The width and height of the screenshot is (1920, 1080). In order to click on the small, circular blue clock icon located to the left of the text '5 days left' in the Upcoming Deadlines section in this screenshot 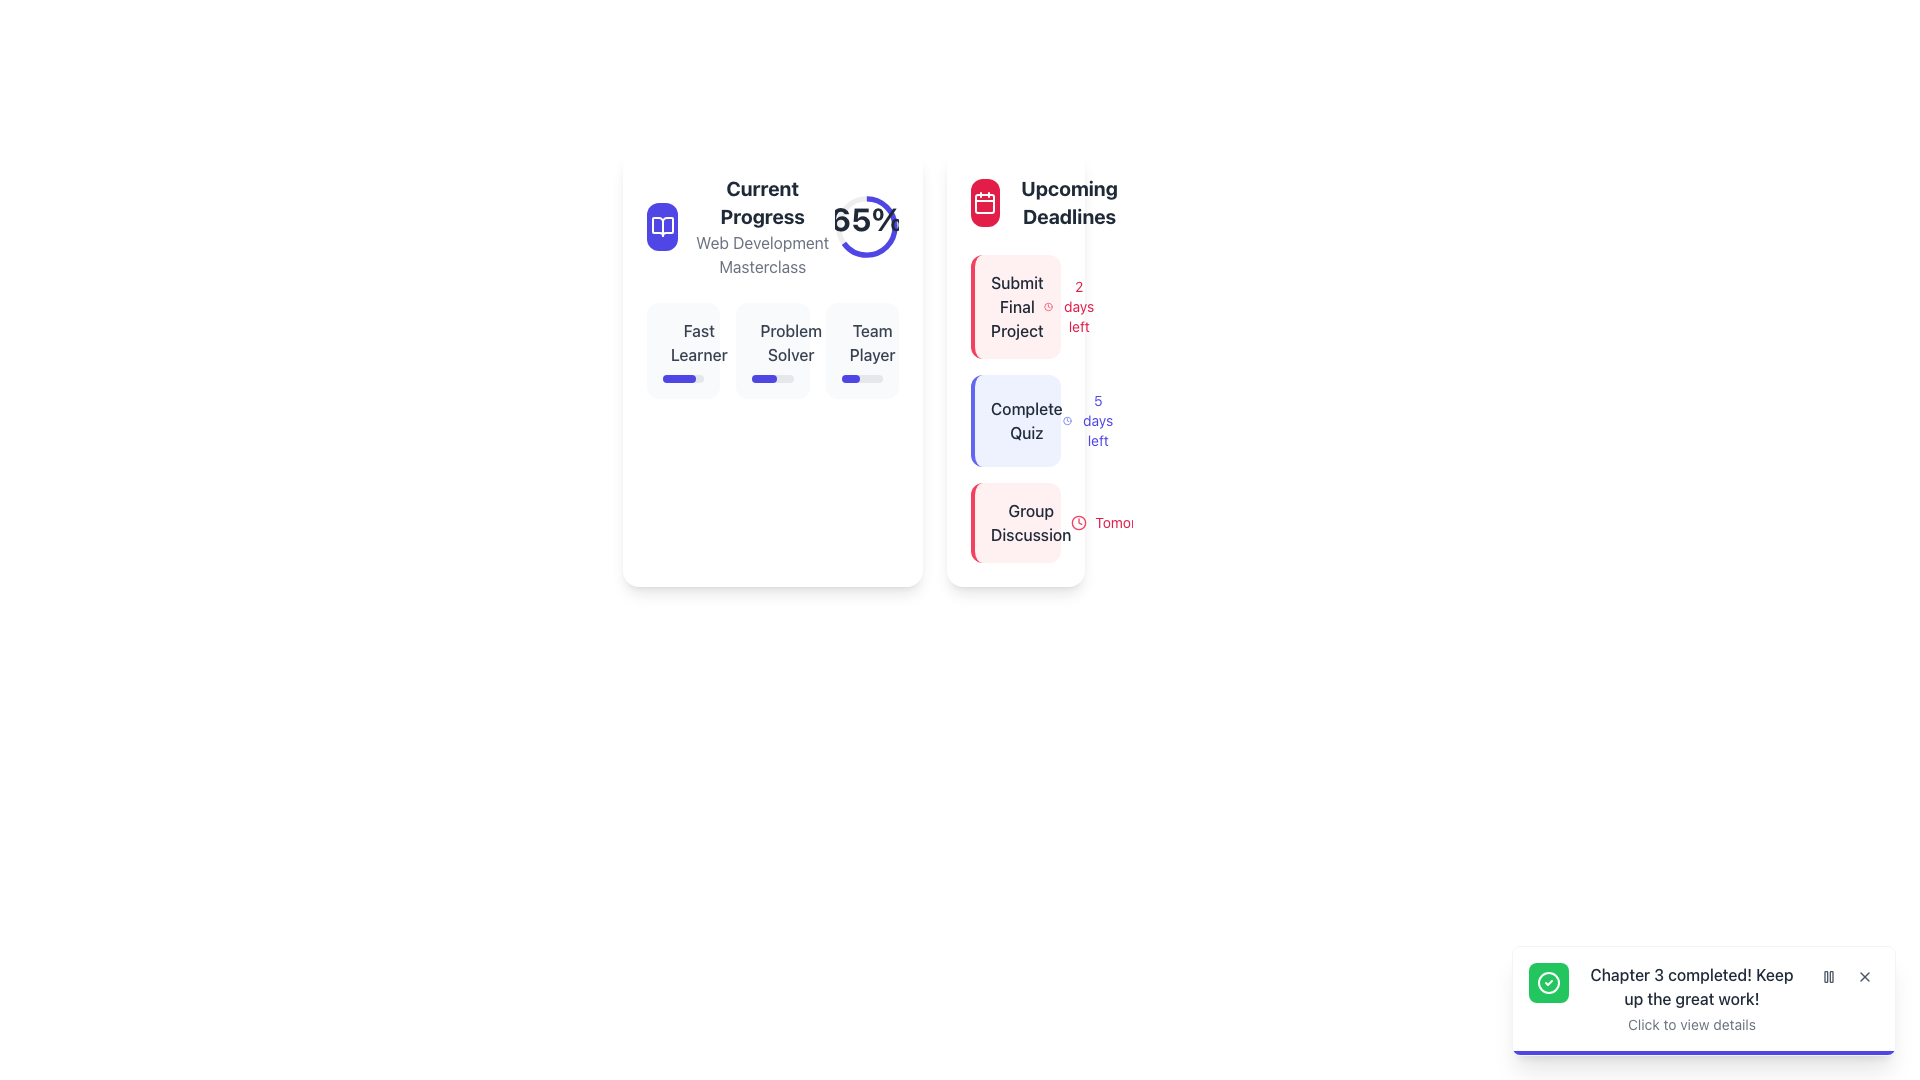, I will do `click(1066, 419)`.